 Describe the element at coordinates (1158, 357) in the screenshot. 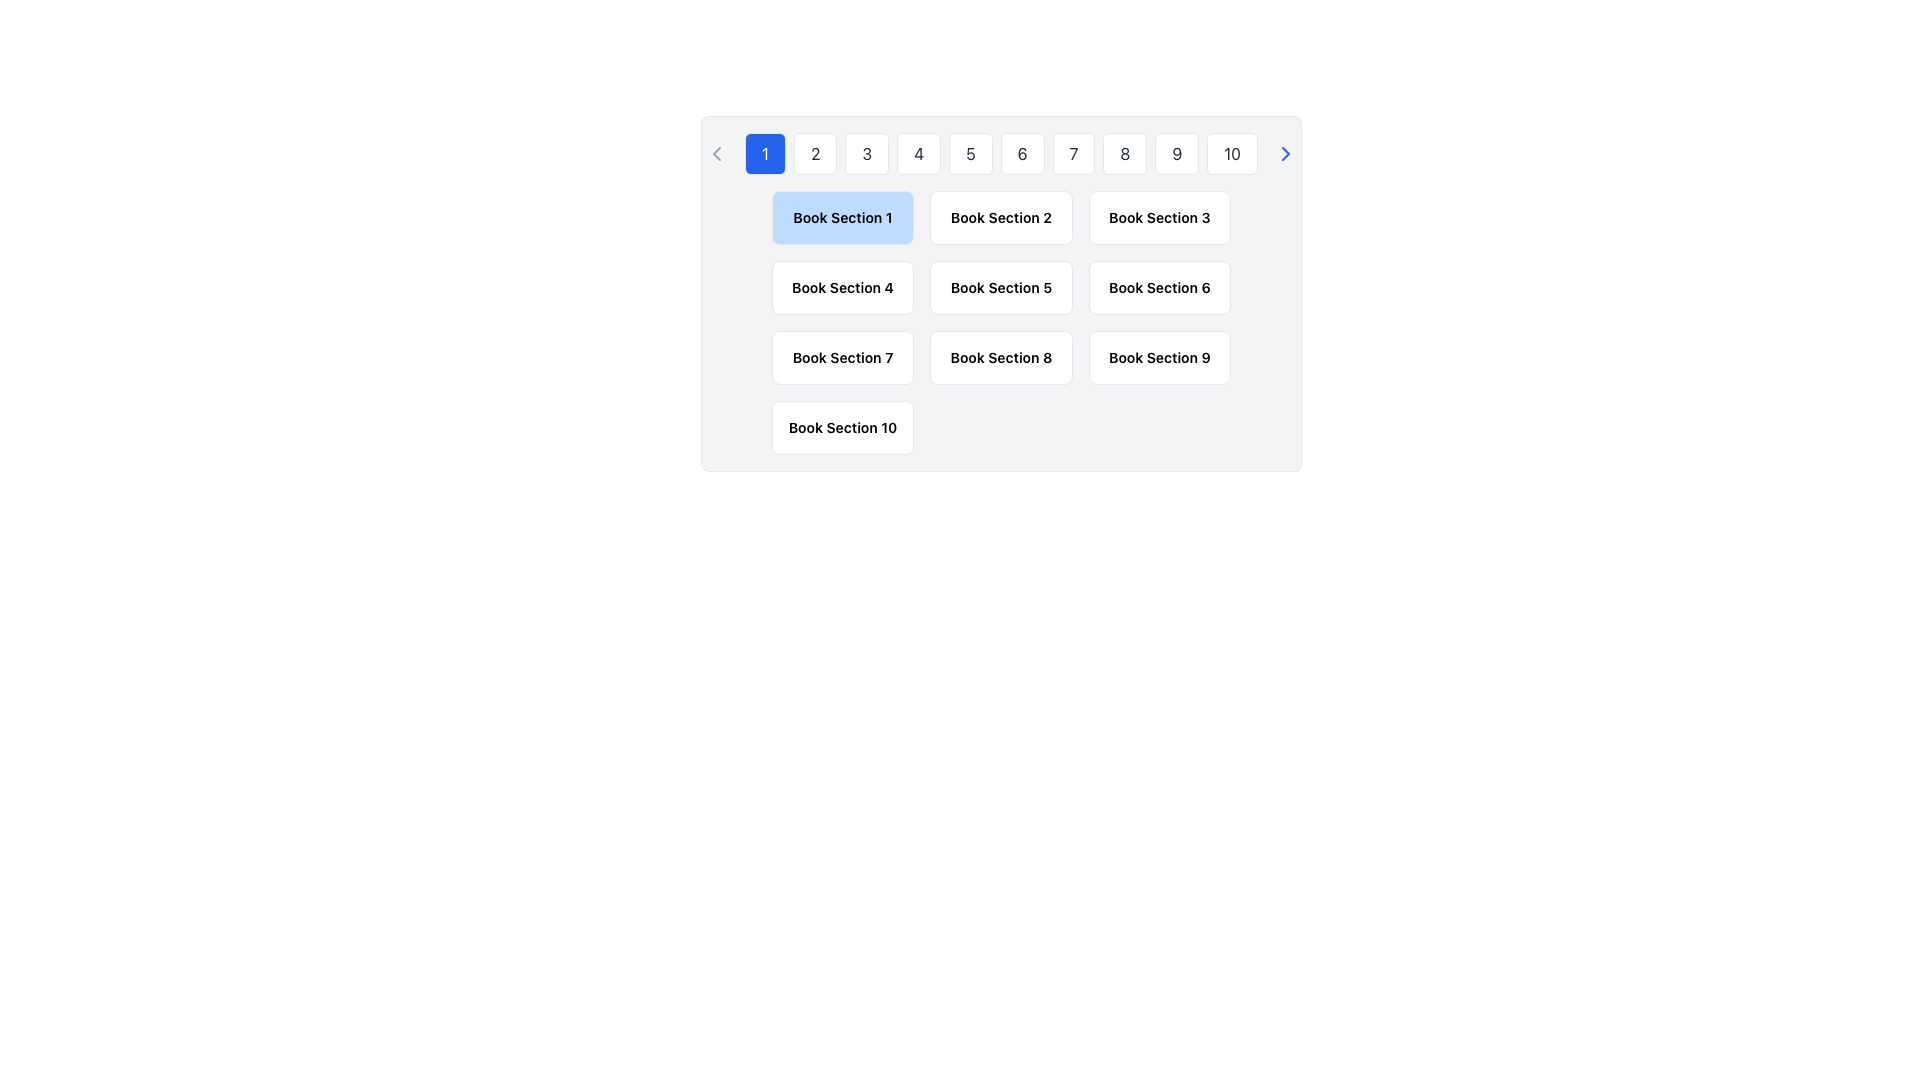

I see `the selectable label representing 'Book Section 9' located in the third column of the third row in a 3x4 grid layout` at that location.